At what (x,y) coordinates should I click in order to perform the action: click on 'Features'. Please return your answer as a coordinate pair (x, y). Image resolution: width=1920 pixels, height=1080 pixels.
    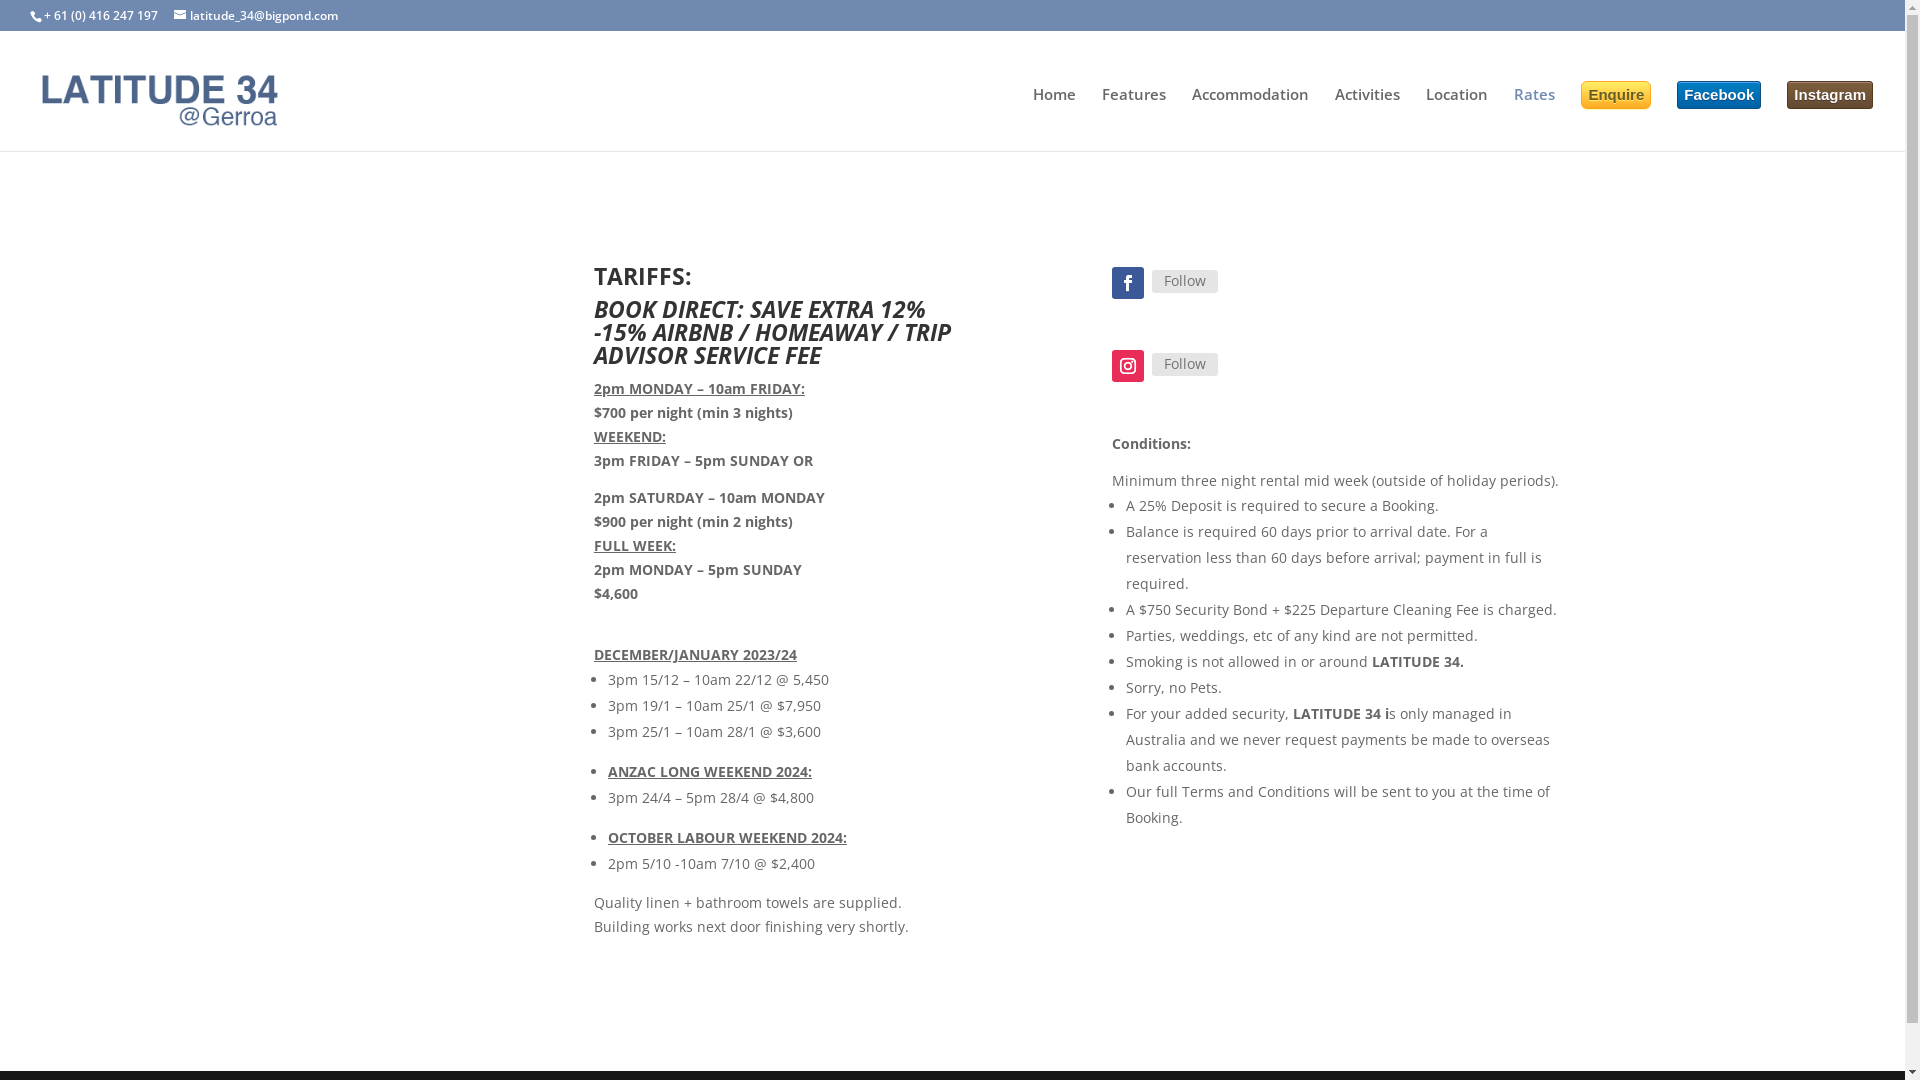
    Looking at the image, I should click on (1133, 119).